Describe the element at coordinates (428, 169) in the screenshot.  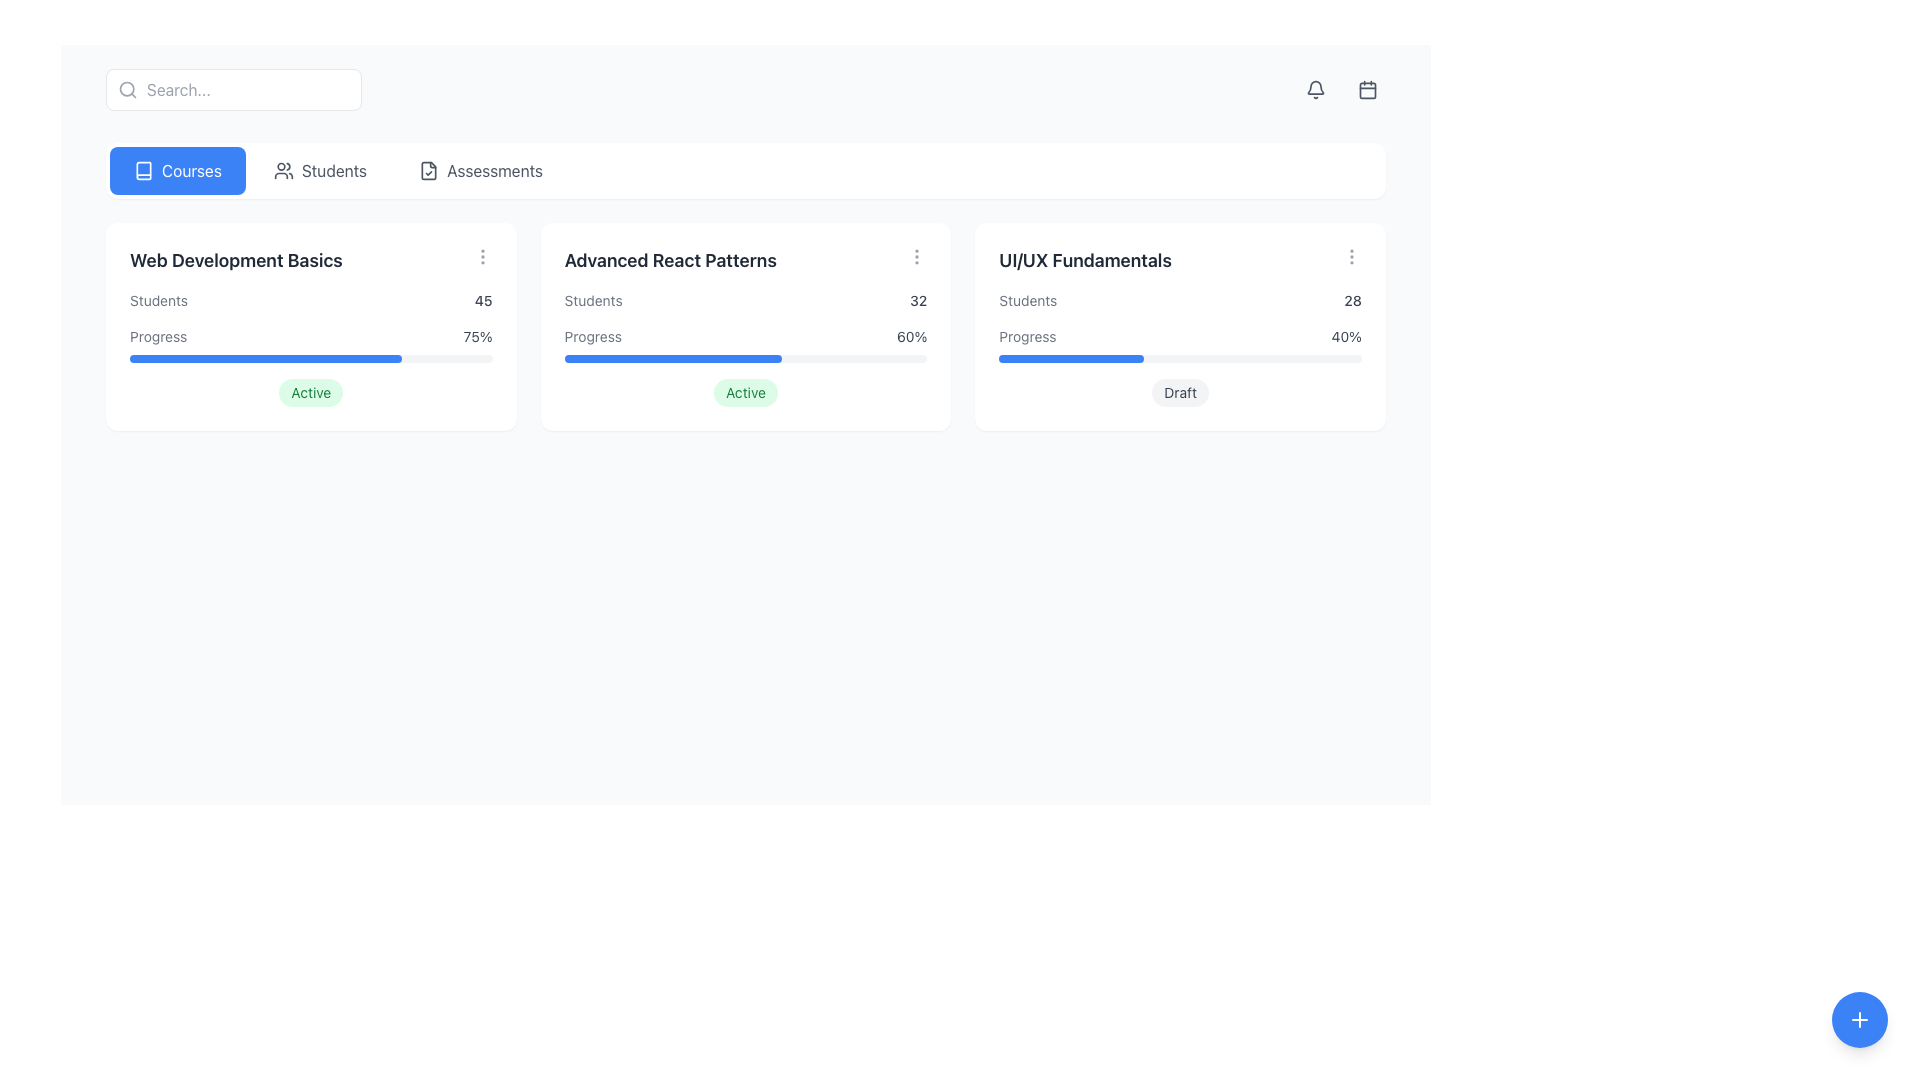
I see `the document icon with a checkmark located to the left of the 'Assessments' text in the navigation bar` at that location.